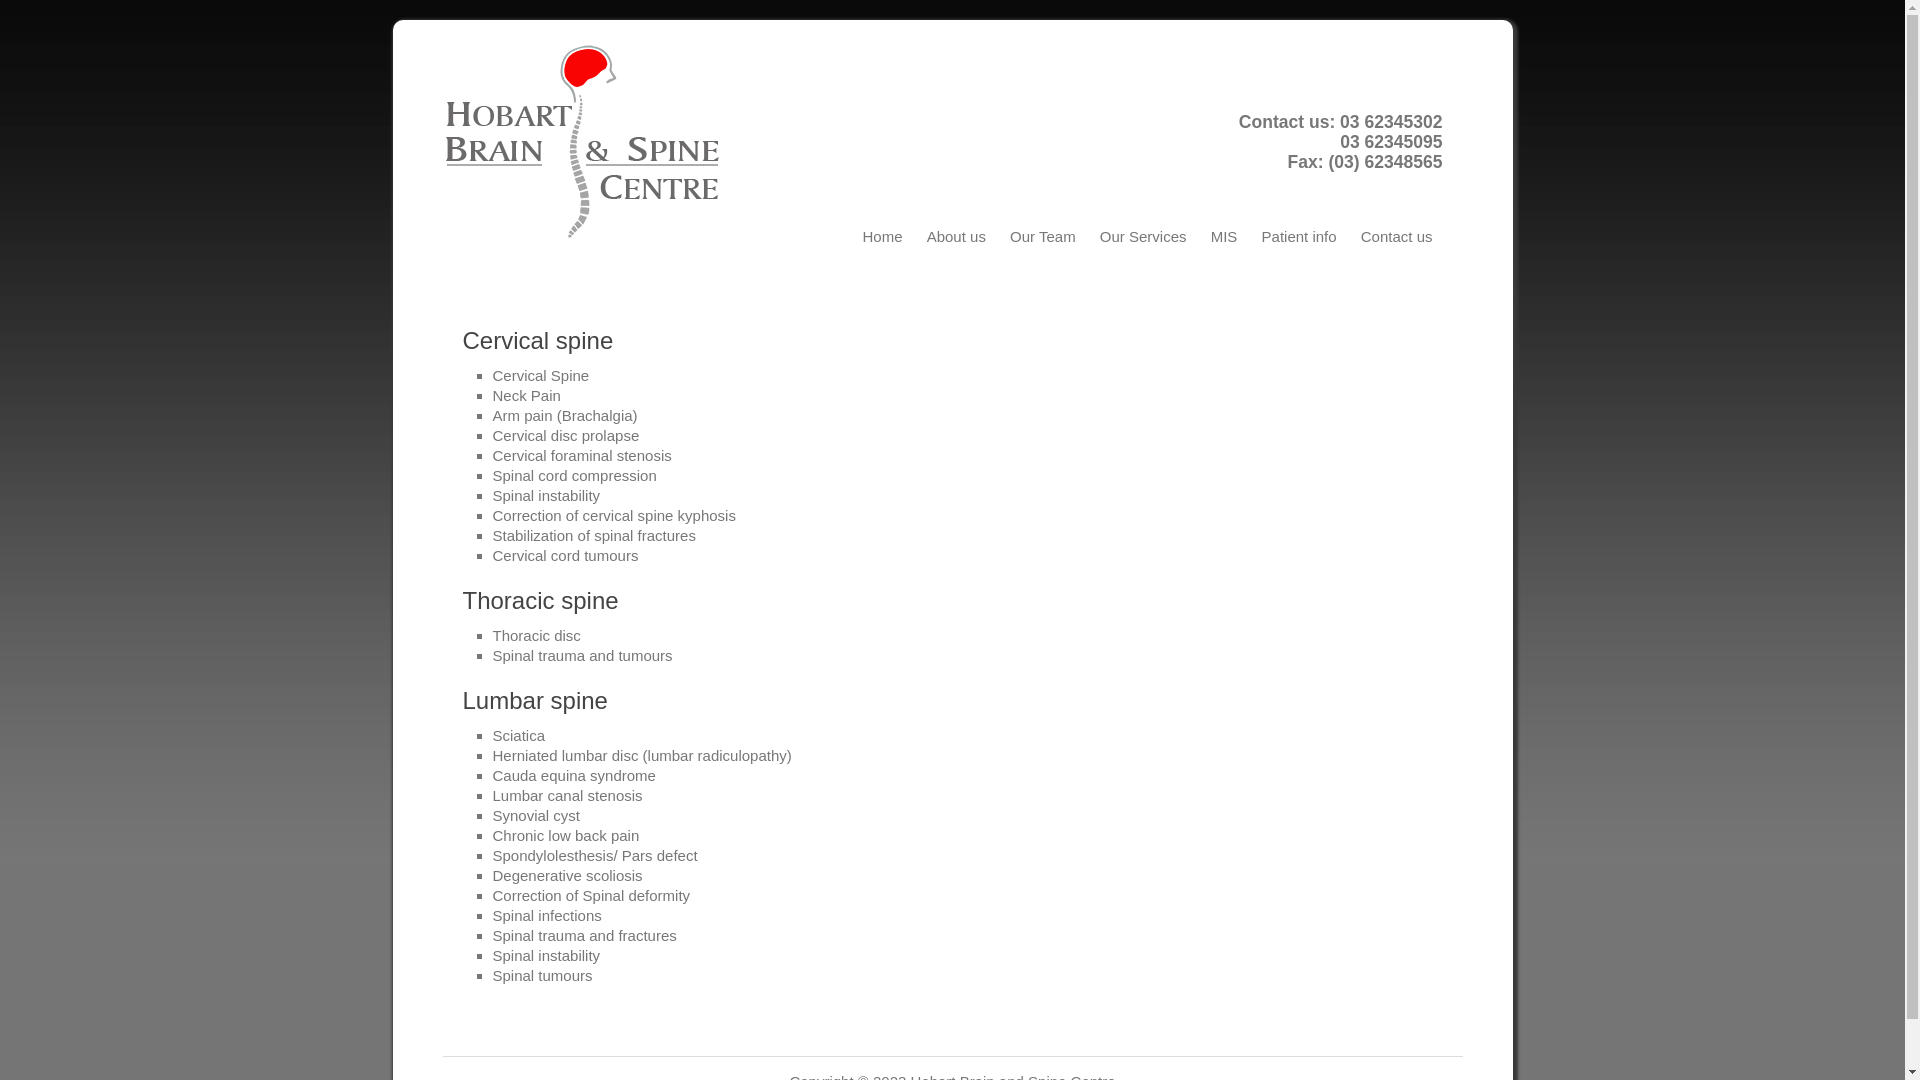 Image resolution: width=1920 pixels, height=1080 pixels. What do you see at coordinates (1143, 235) in the screenshot?
I see `'Our Services'` at bounding box center [1143, 235].